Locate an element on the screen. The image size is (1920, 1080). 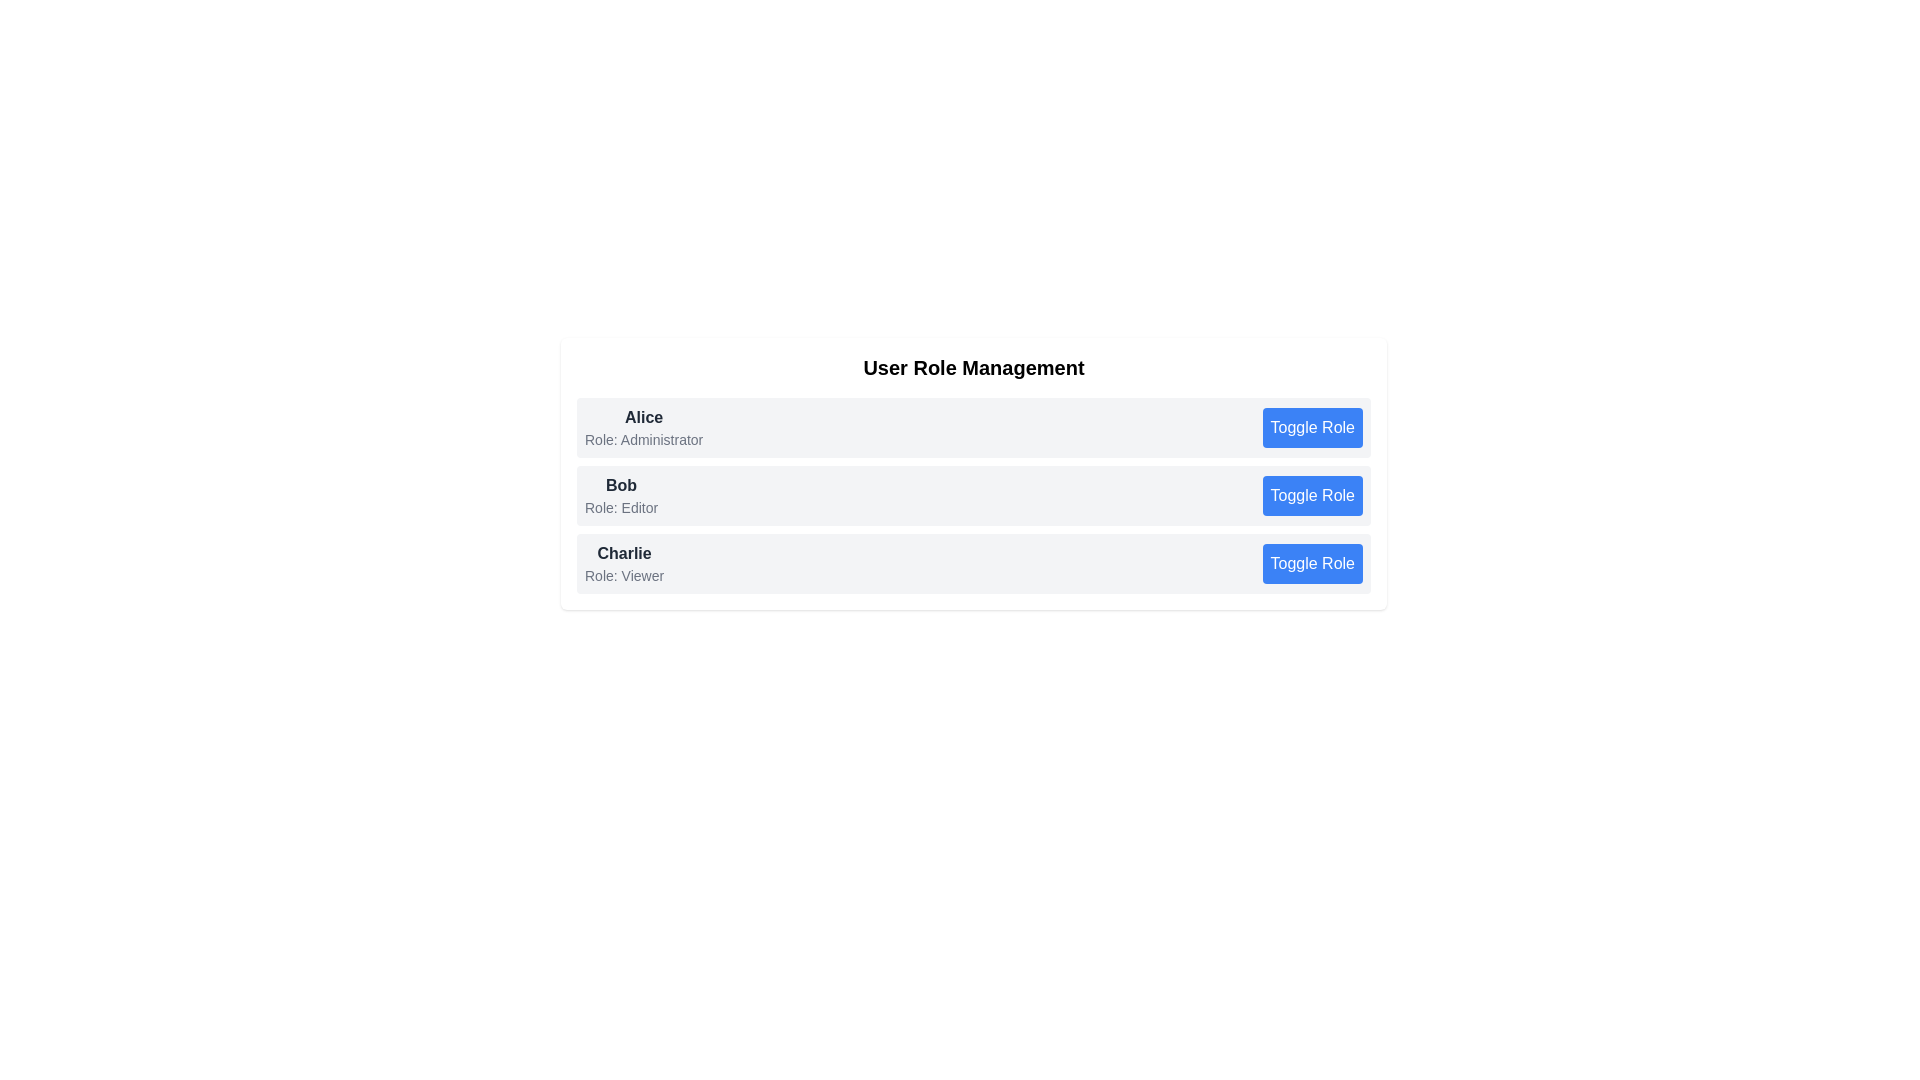
the button is located at coordinates (1312, 427).